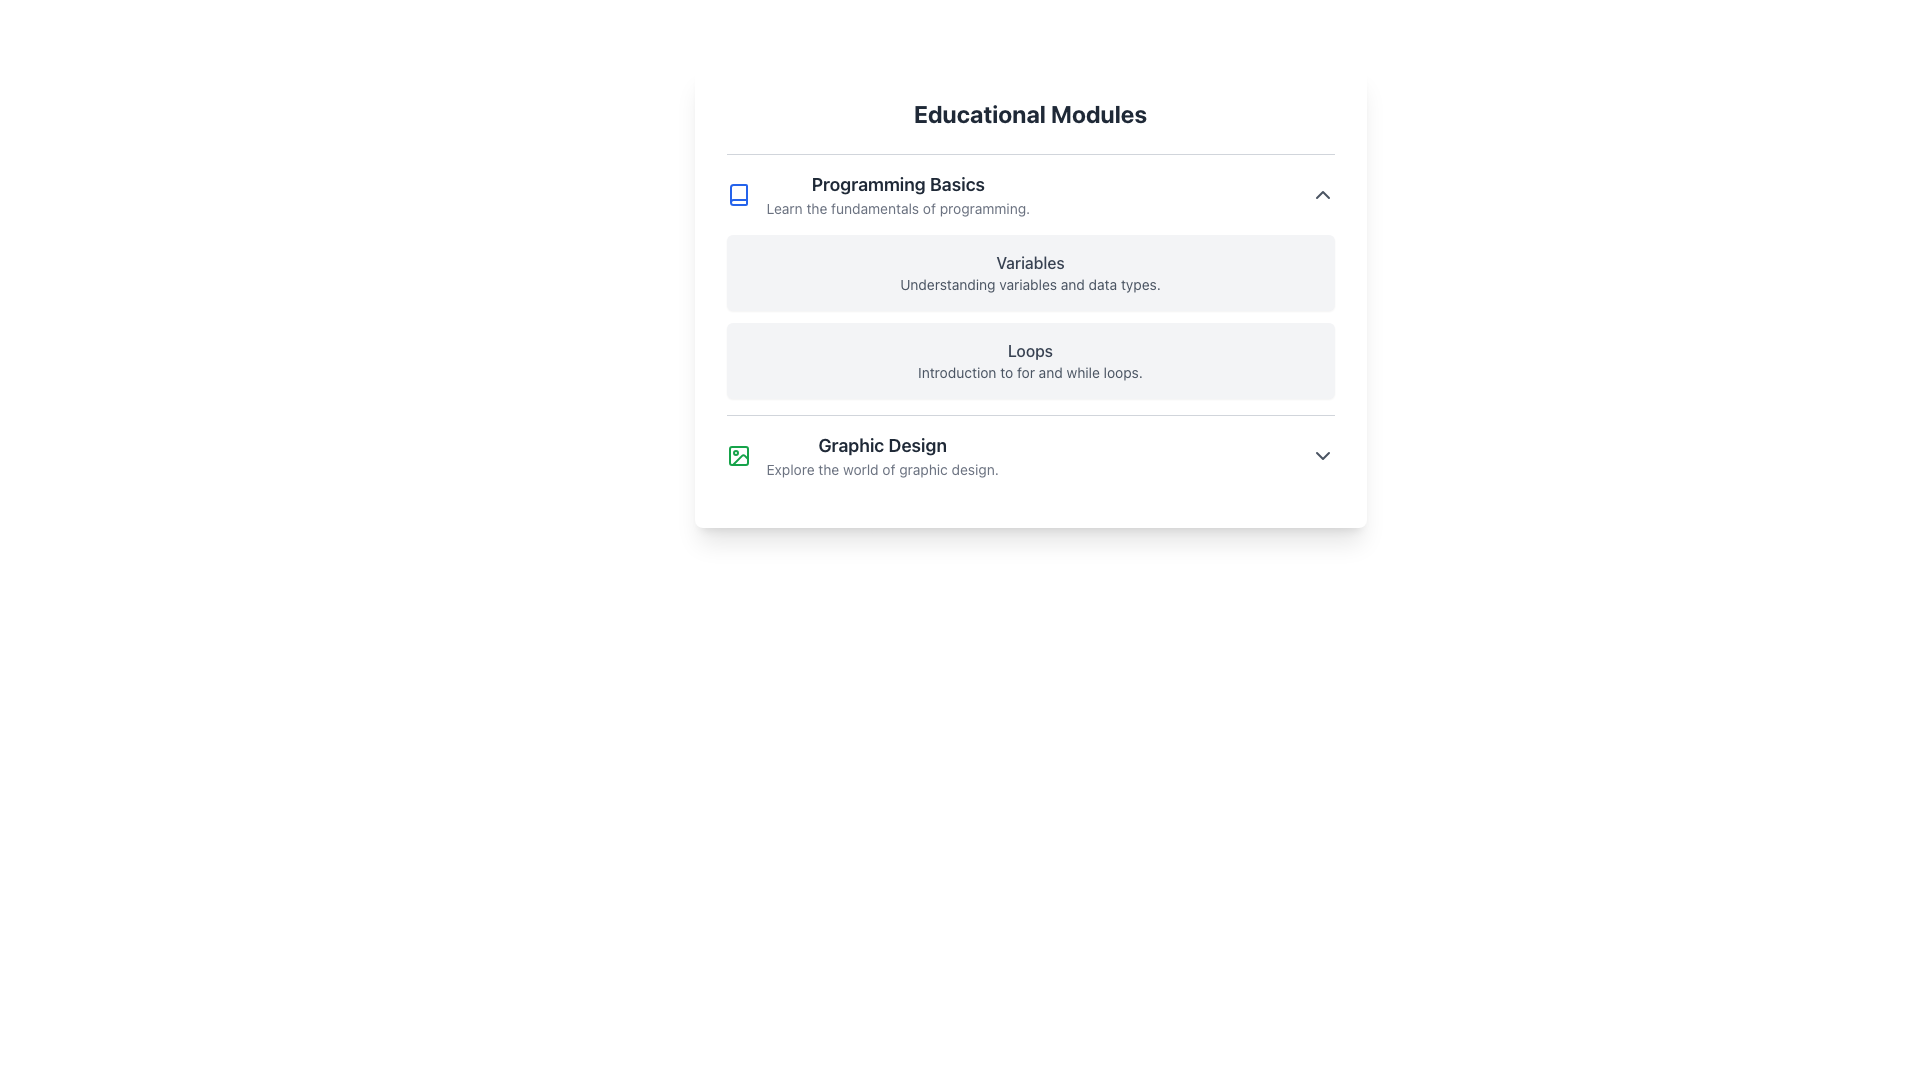 This screenshot has width=1920, height=1080. Describe the element at coordinates (1030, 350) in the screenshot. I see `the text label that serves as the title for the section titled 'Loops', which introduces the concept of loops in programming` at that location.